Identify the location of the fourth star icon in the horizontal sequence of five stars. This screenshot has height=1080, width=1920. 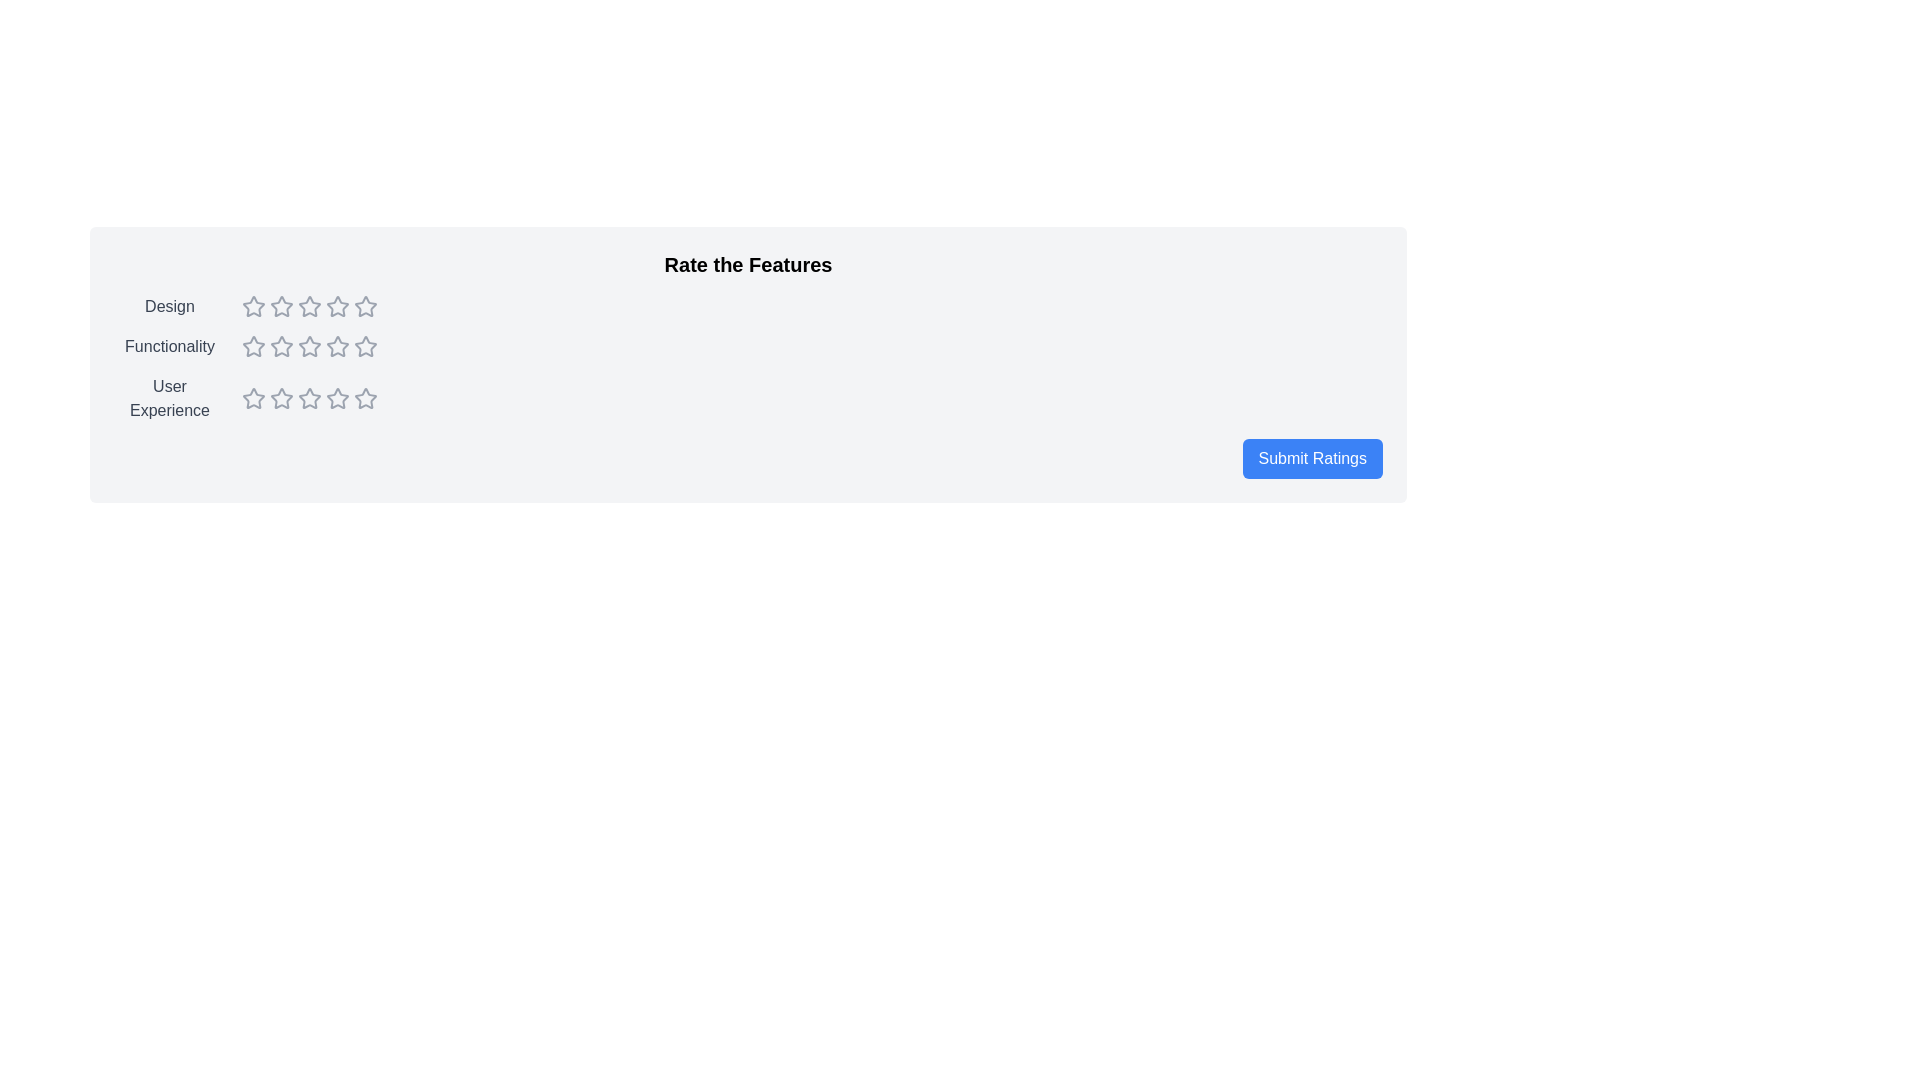
(365, 346).